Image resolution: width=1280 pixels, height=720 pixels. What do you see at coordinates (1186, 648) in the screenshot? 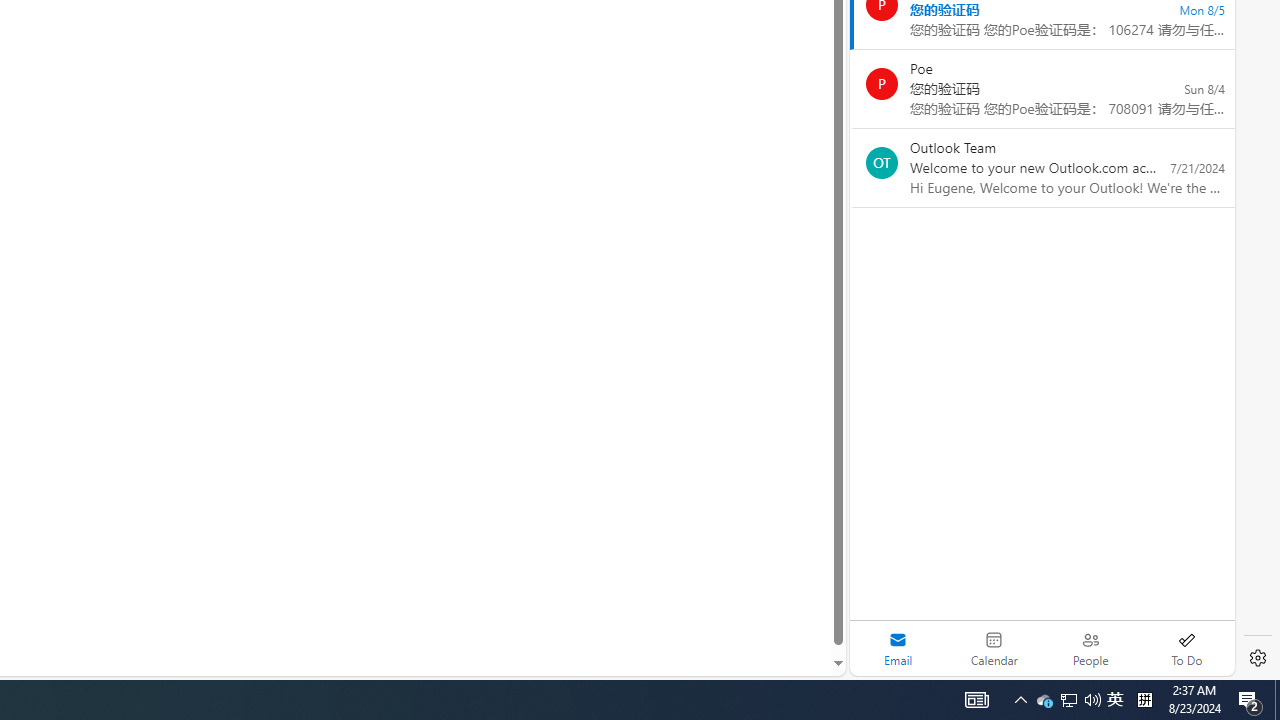
I see `'To Do'` at bounding box center [1186, 648].